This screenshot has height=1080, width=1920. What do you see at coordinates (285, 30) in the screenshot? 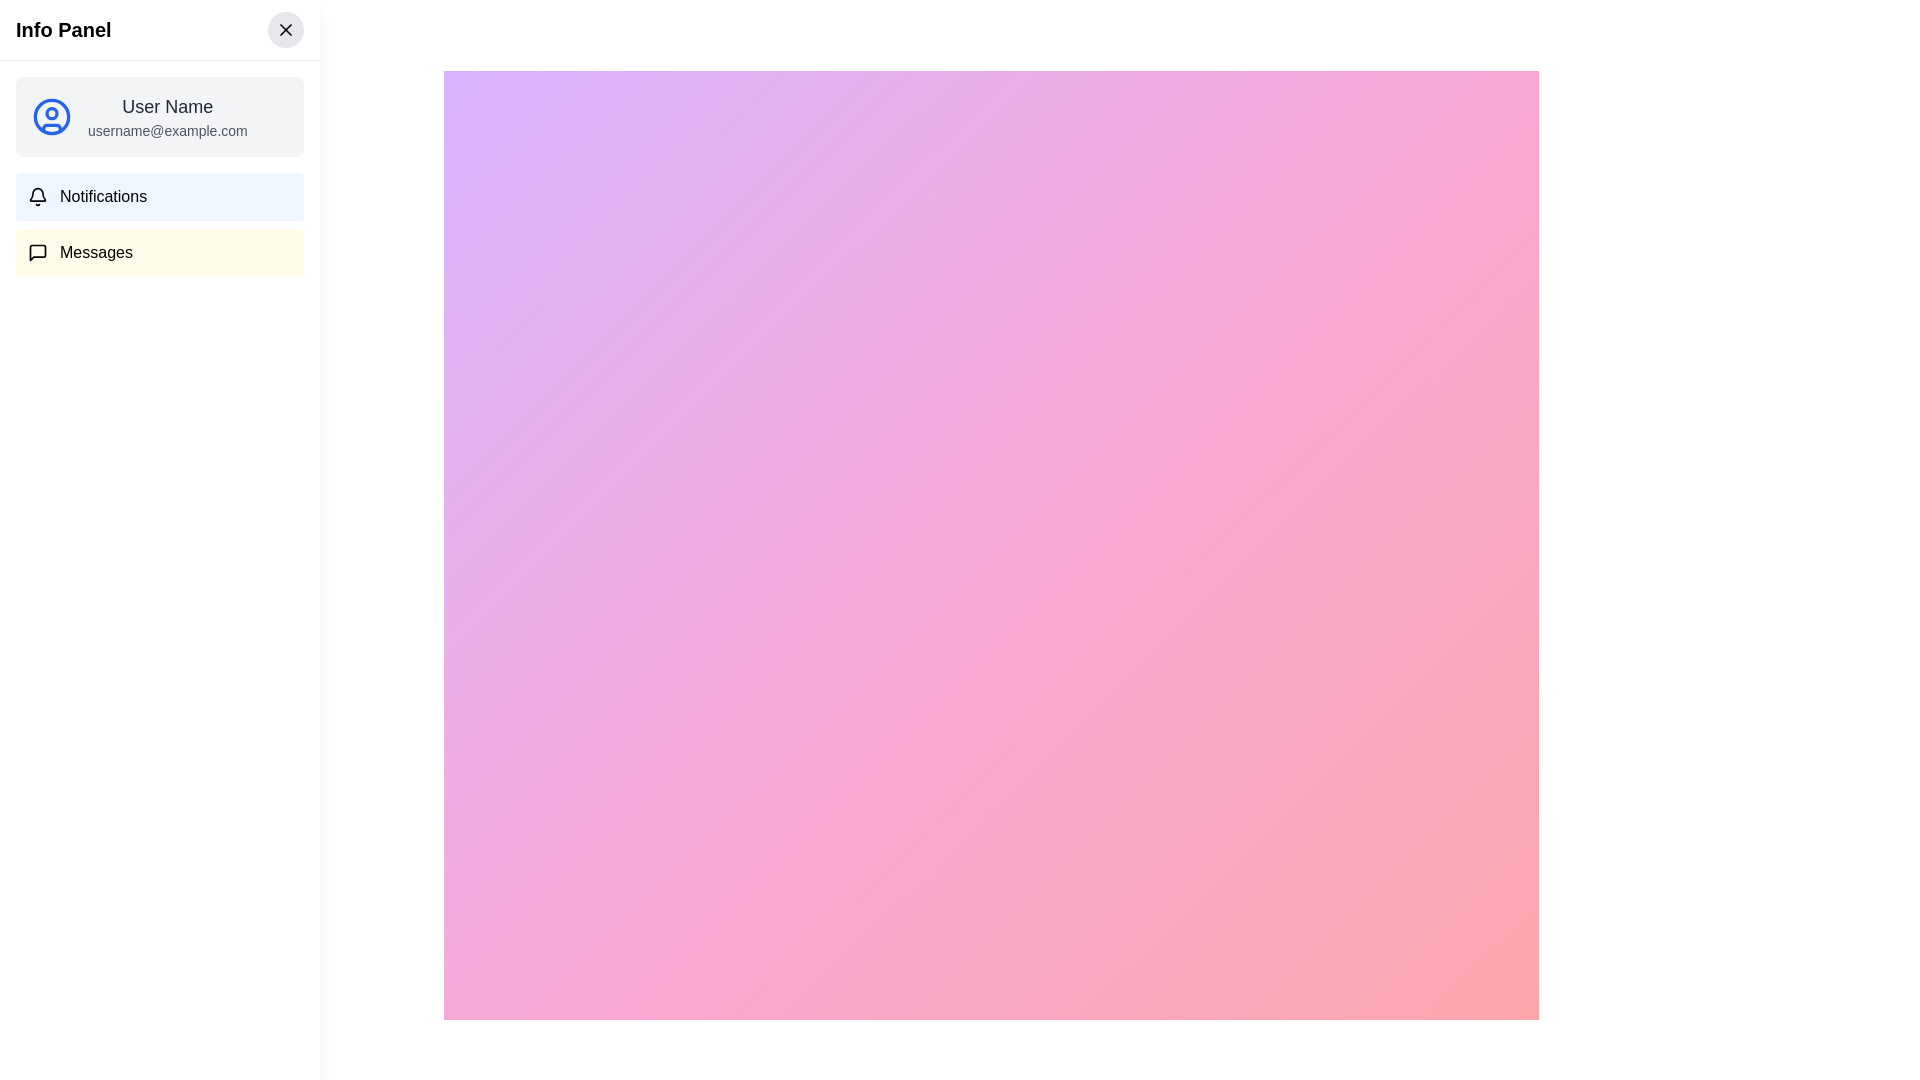
I see `the close button located in the top right corner of the 'Info Panel' section to hide or dismiss the panel` at bounding box center [285, 30].